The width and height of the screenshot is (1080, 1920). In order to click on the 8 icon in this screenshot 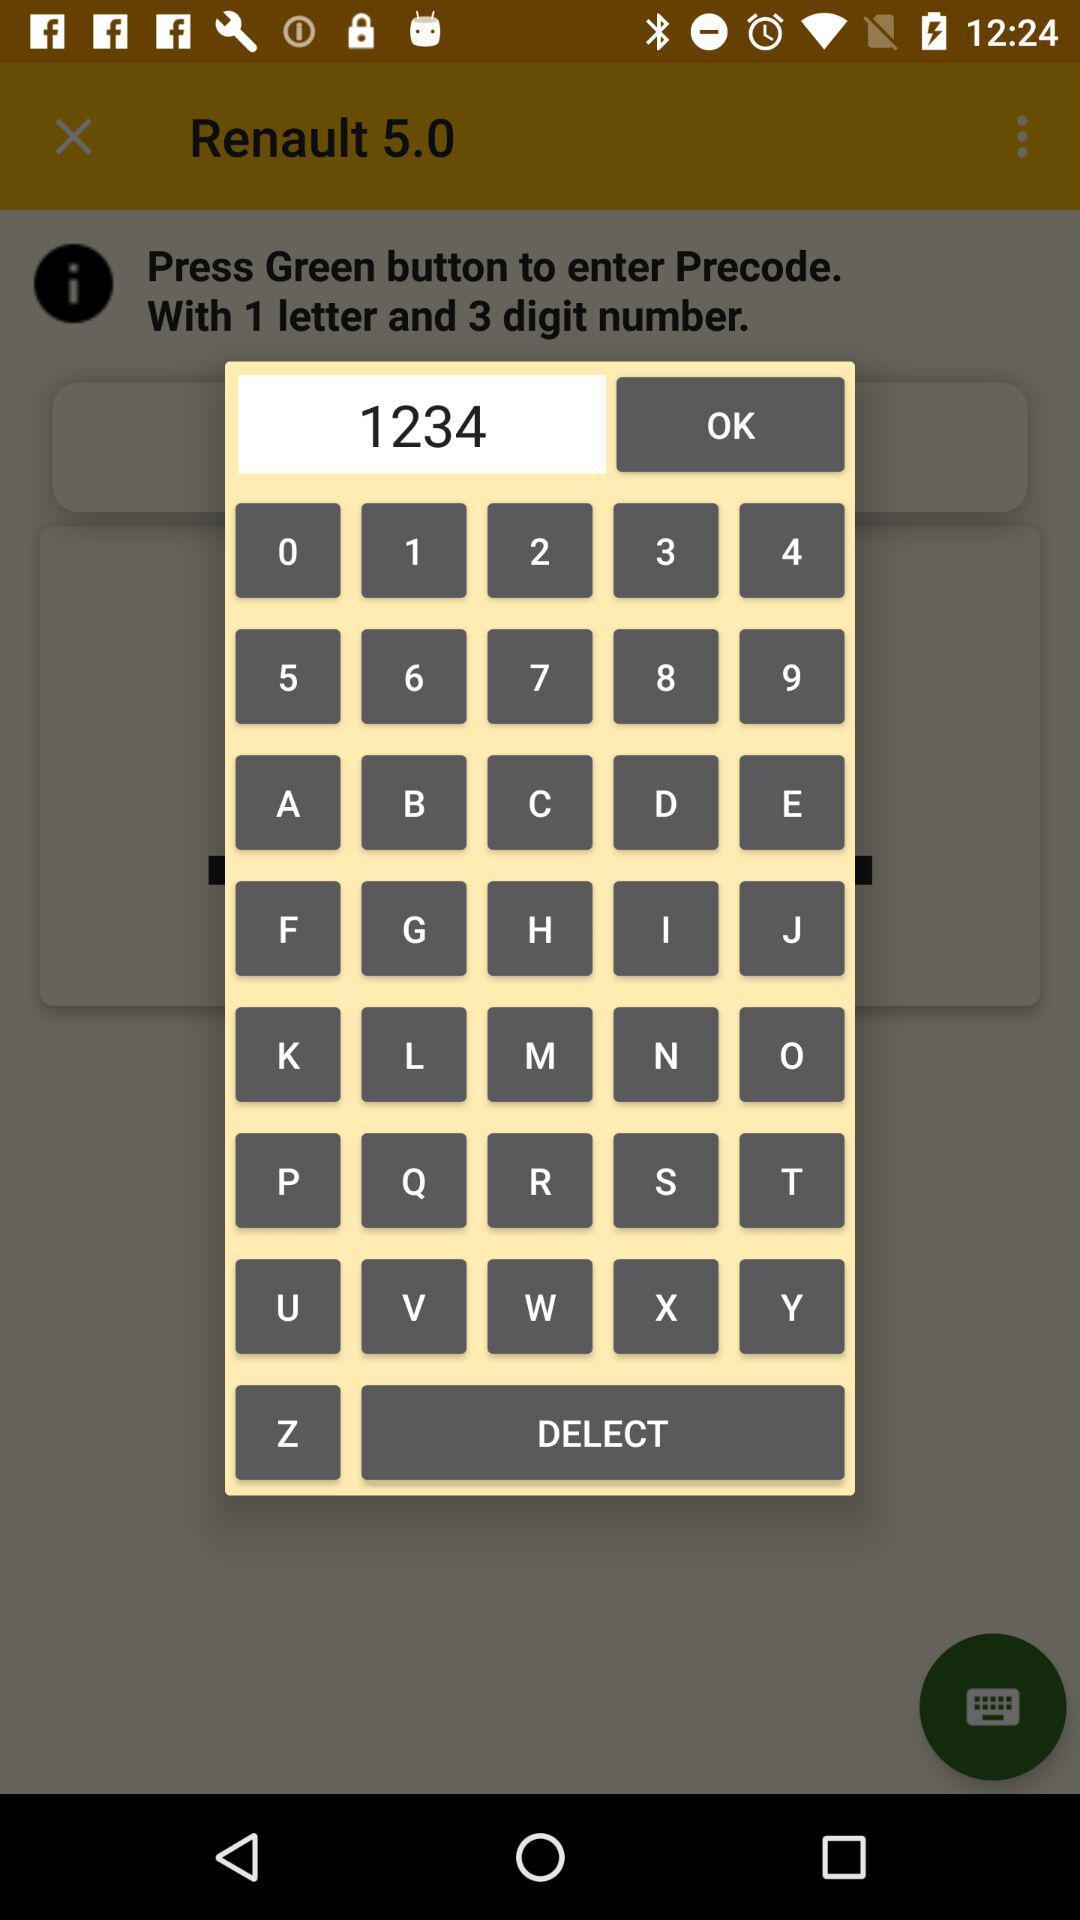, I will do `click(666, 676)`.